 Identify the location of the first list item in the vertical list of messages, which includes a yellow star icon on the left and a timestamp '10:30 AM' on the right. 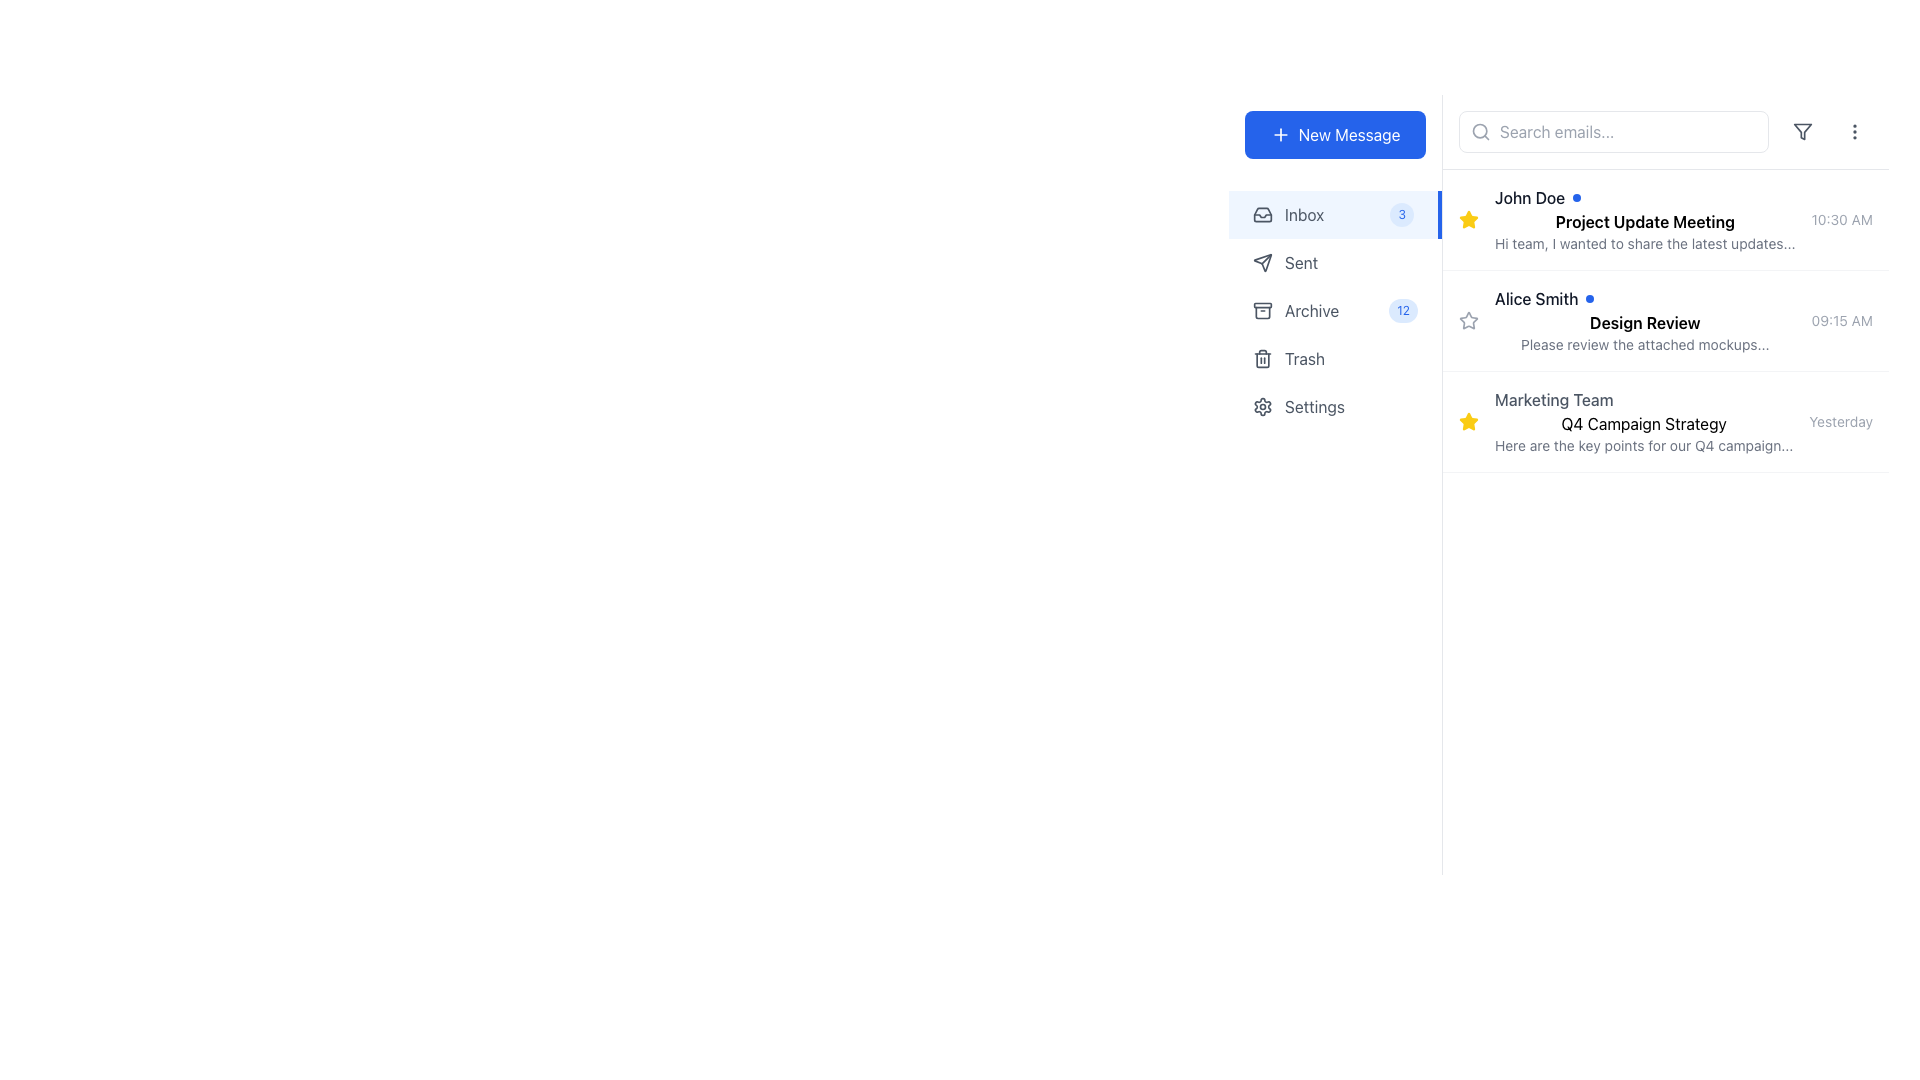
(1645, 219).